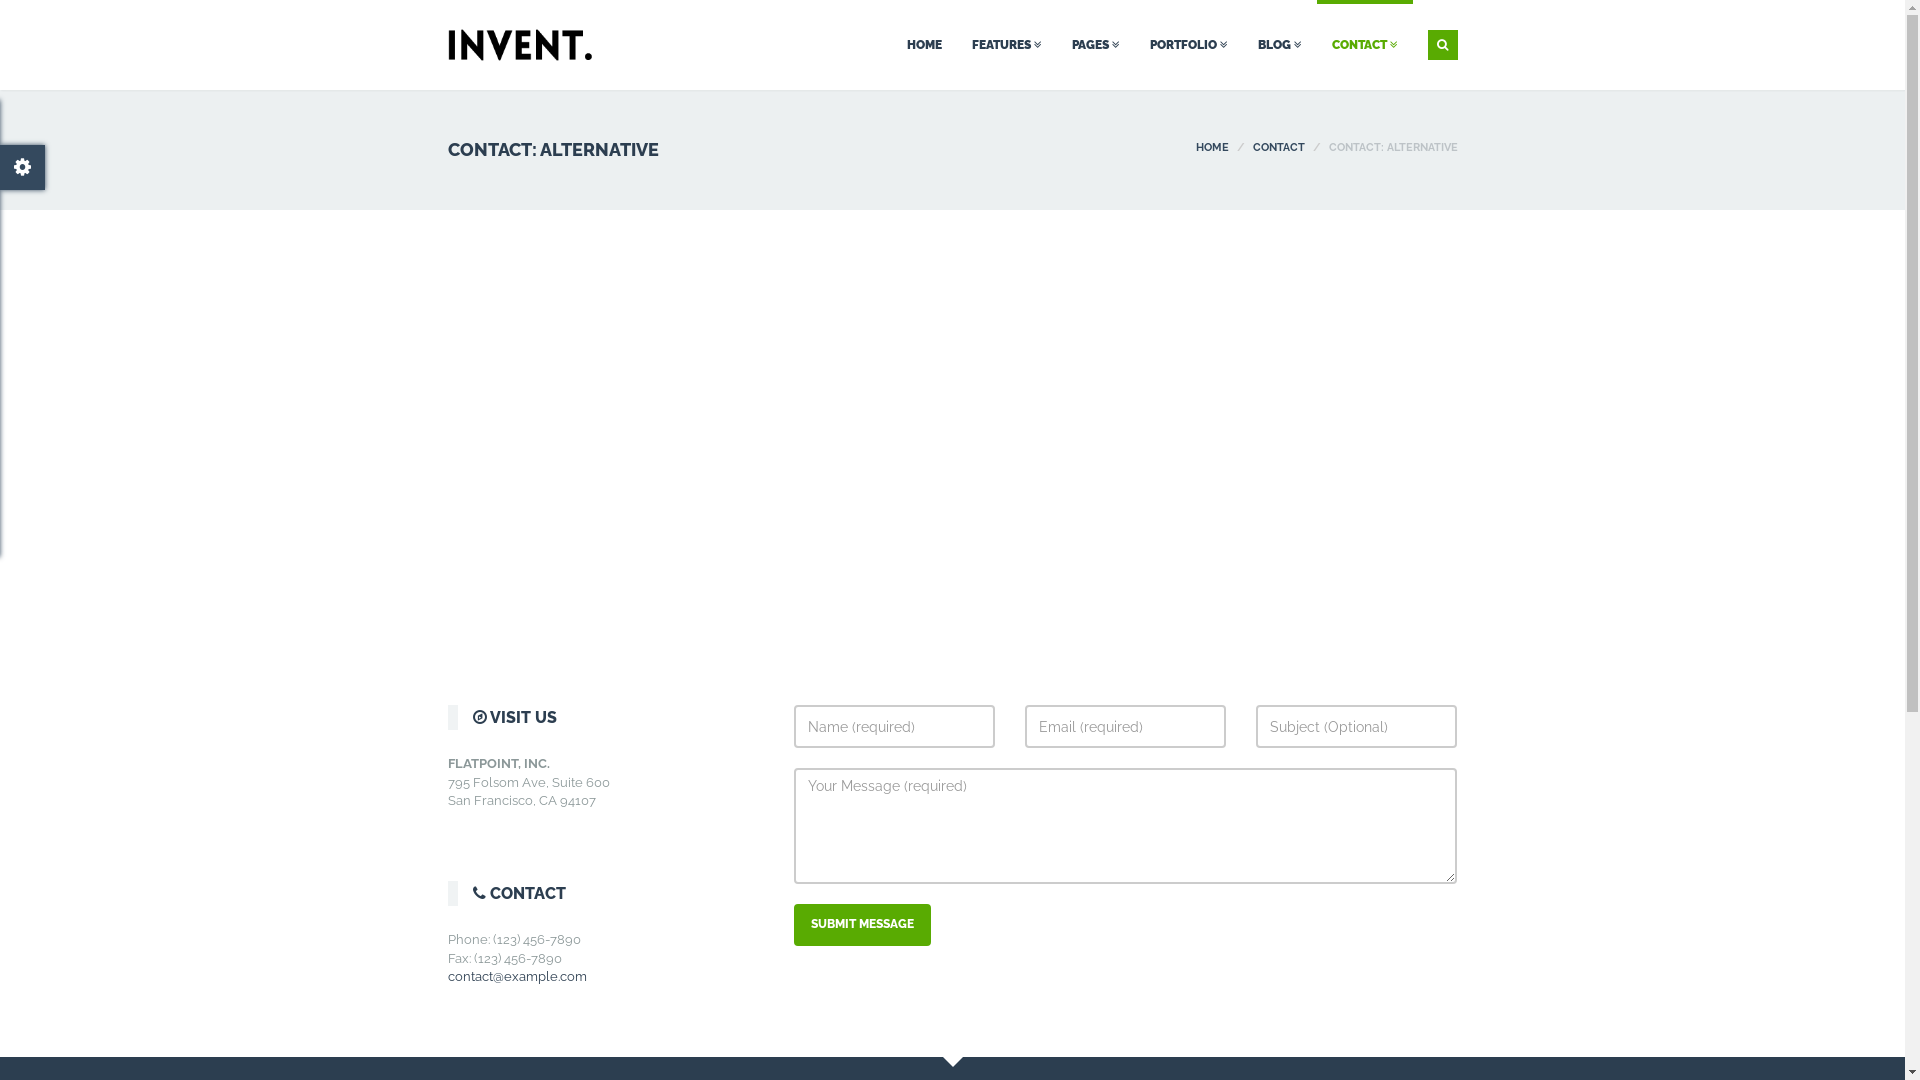 Image resolution: width=1920 pixels, height=1080 pixels. Describe the element at coordinates (862, 924) in the screenshot. I see `'SUBMIT MESSAGE'` at that location.